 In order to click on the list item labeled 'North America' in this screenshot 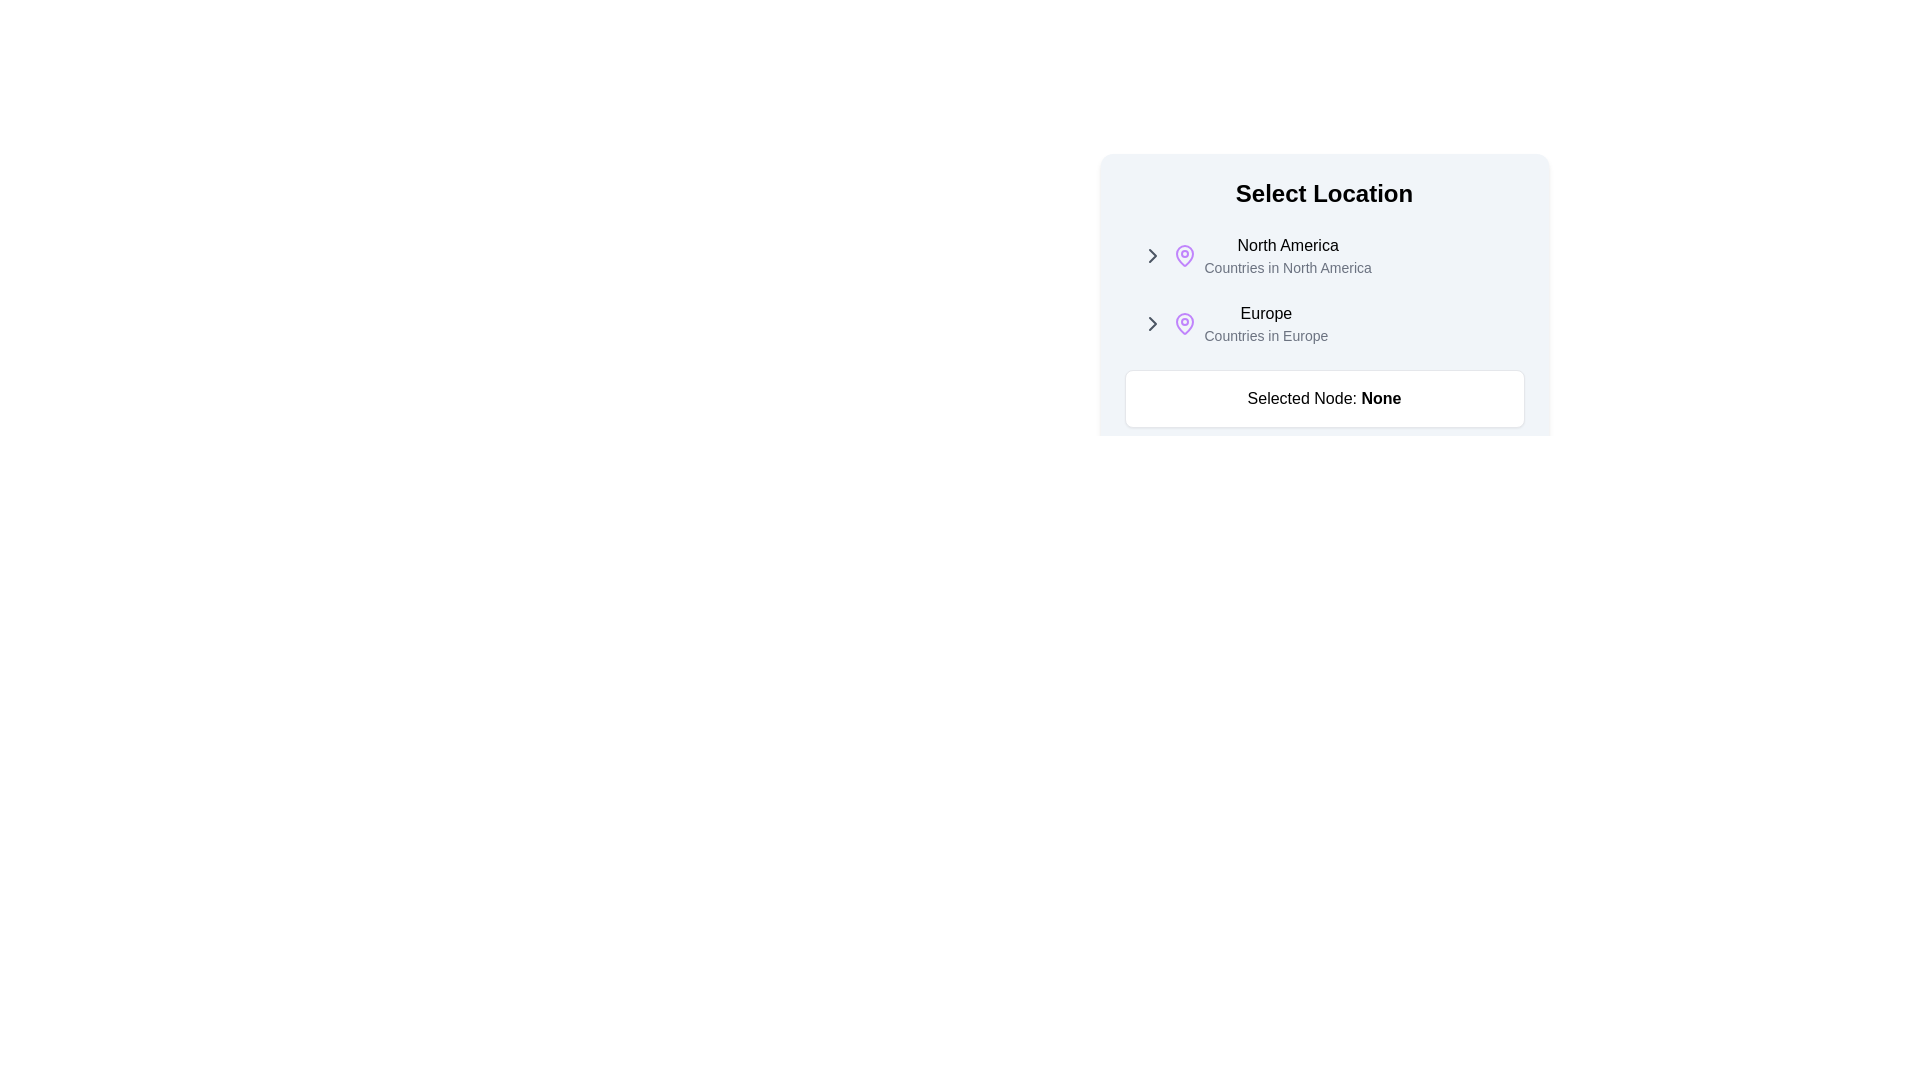, I will do `click(1324, 289)`.